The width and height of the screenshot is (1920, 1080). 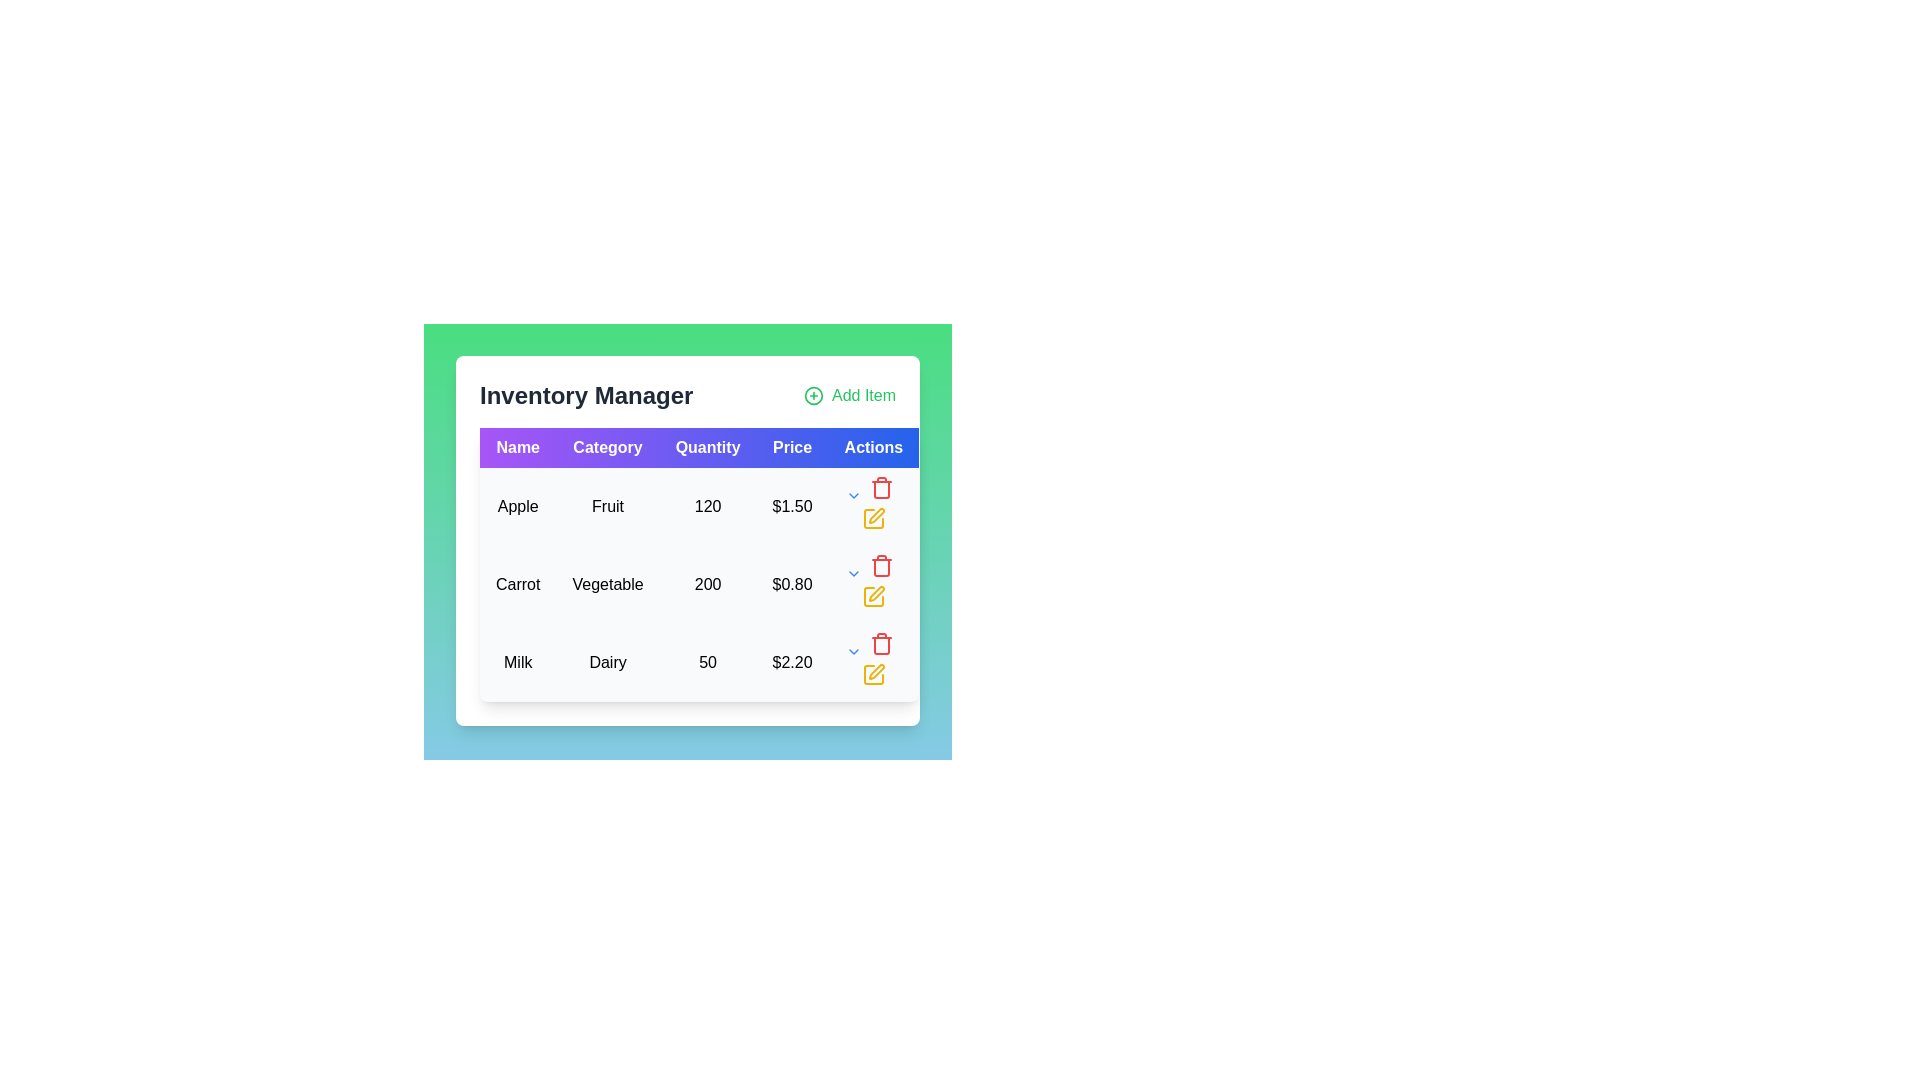 I want to click on the yellow pencil icon button located in the first row of the 'Actions' column in the table, so click(x=873, y=518).